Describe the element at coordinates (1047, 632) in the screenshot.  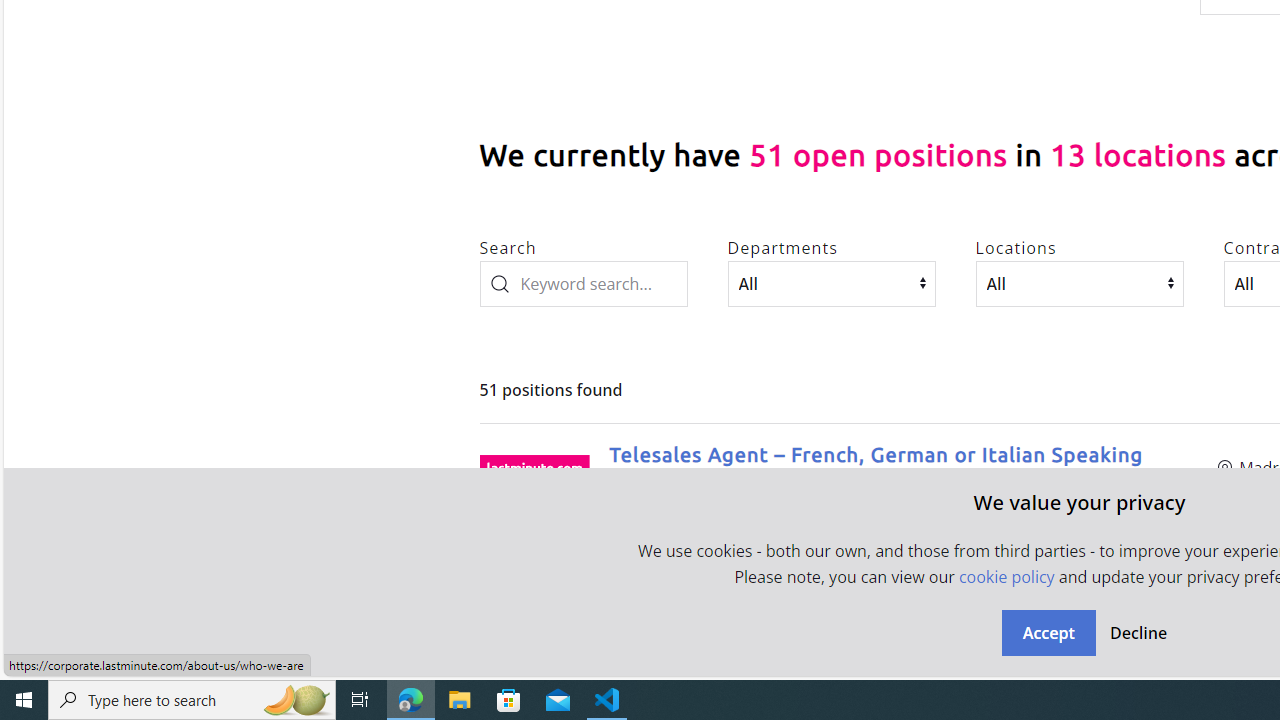
I see `'Accept'` at that location.